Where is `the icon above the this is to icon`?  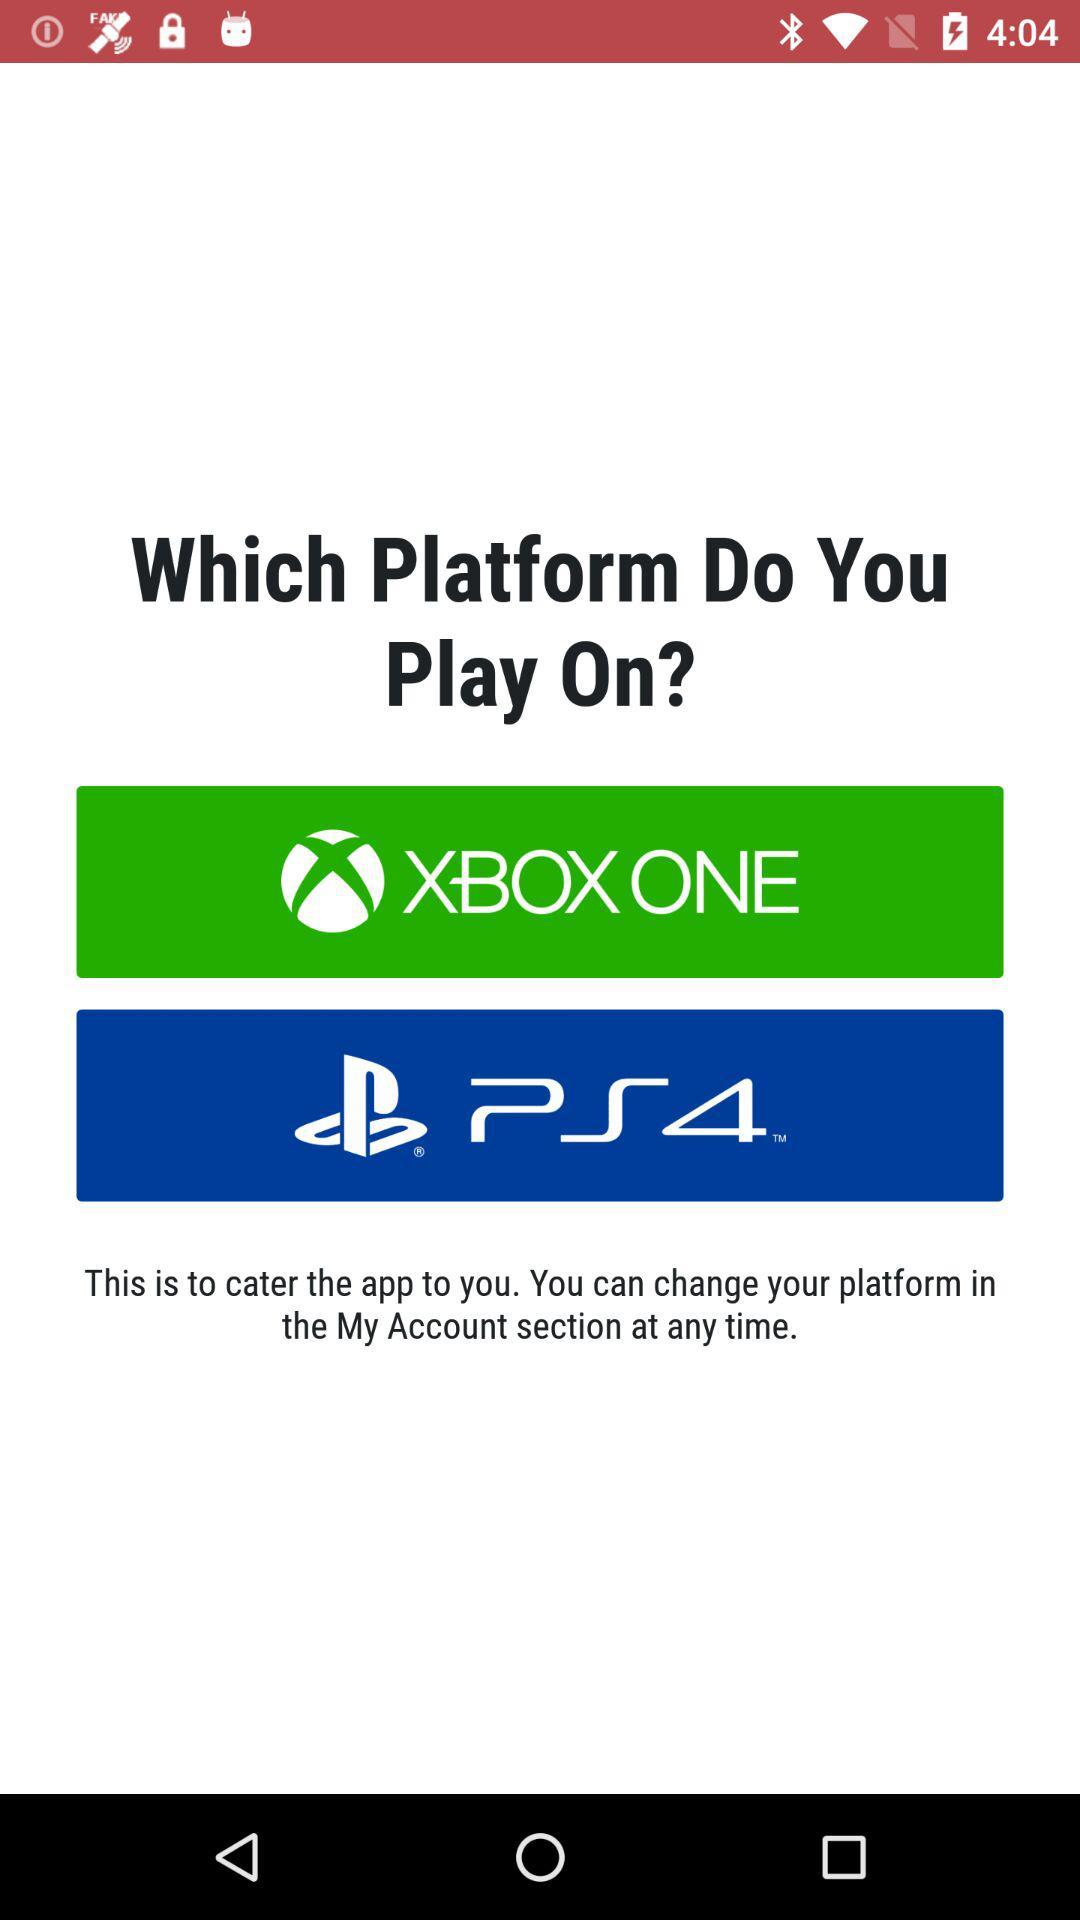
the icon above the this is to icon is located at coordinates (540, 1104).